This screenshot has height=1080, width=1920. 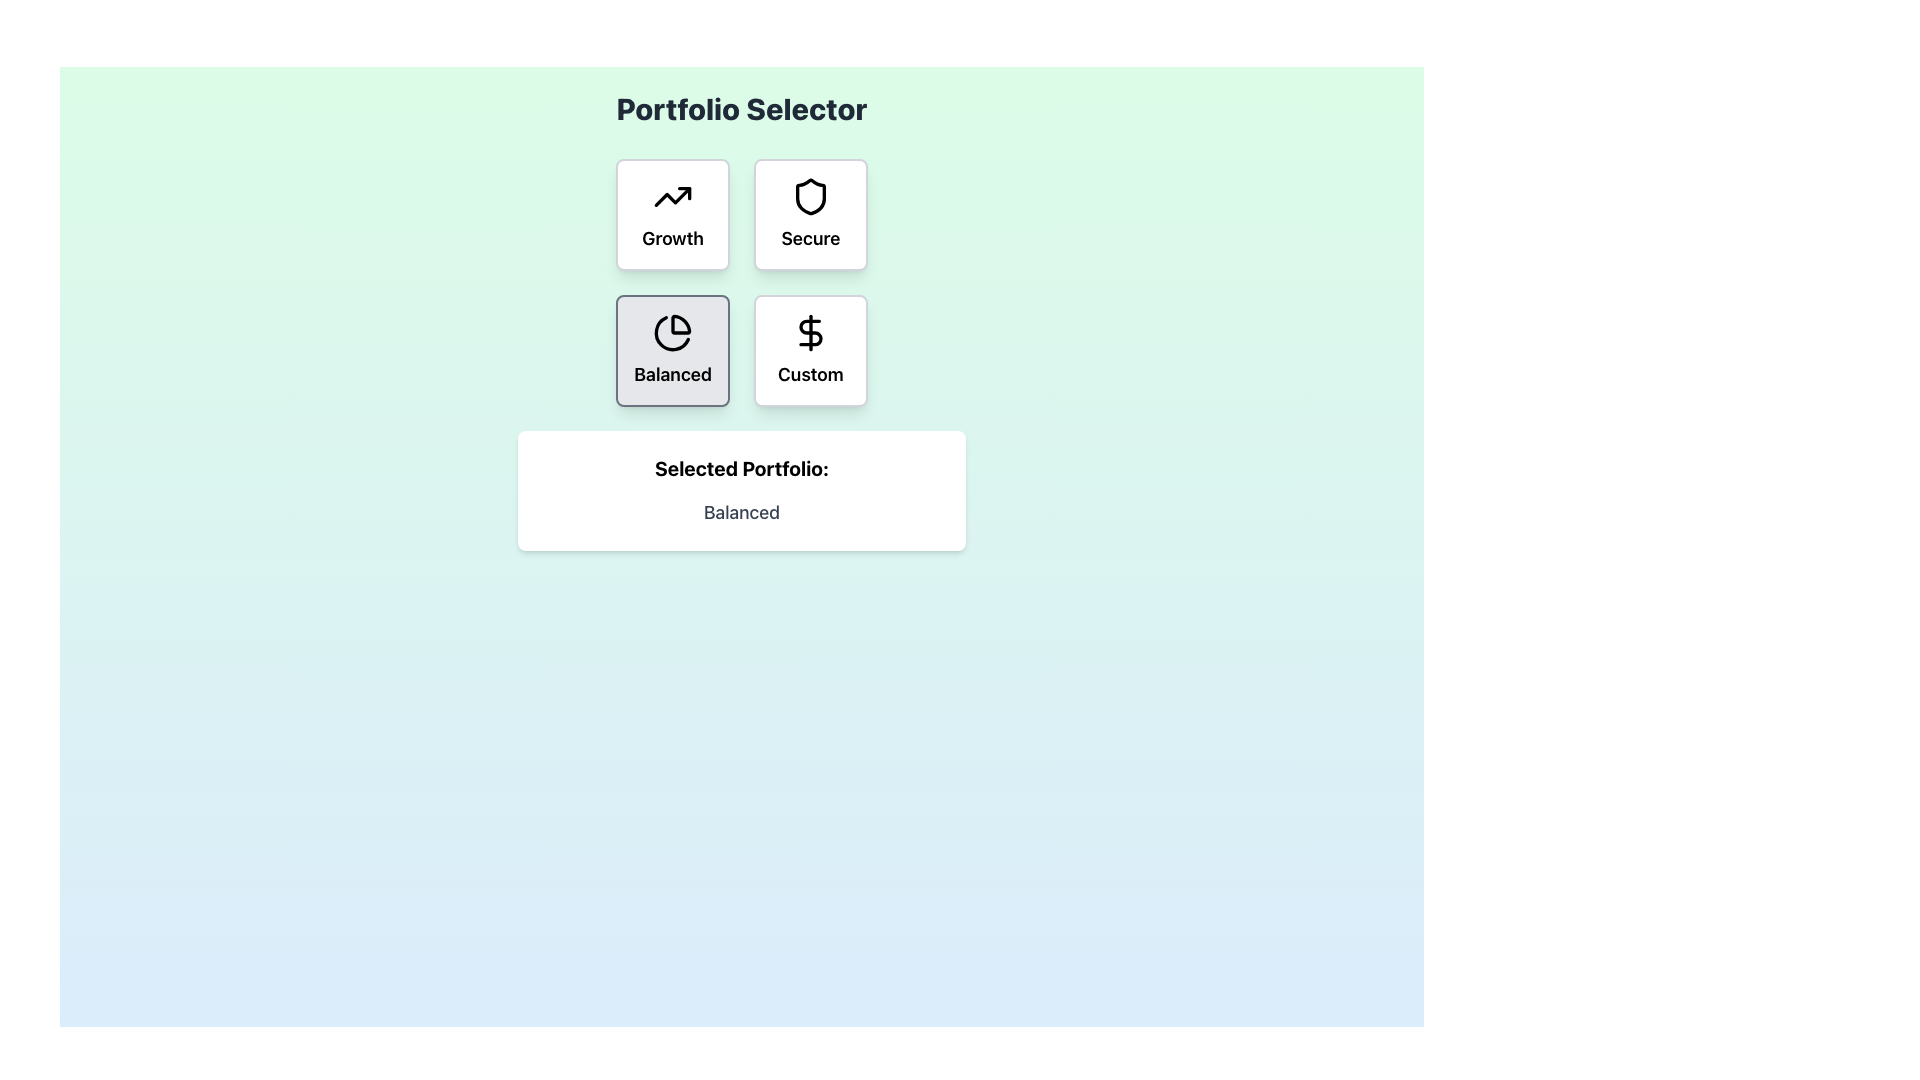 What do you see at coordinates (673, 374) in the screenshot?
I see `the Text Label indicating the 'Balanced' option within the portfolio selector interface, positioned below the pie chart icon in the central grid of containers` at bounding box center [673, 374].